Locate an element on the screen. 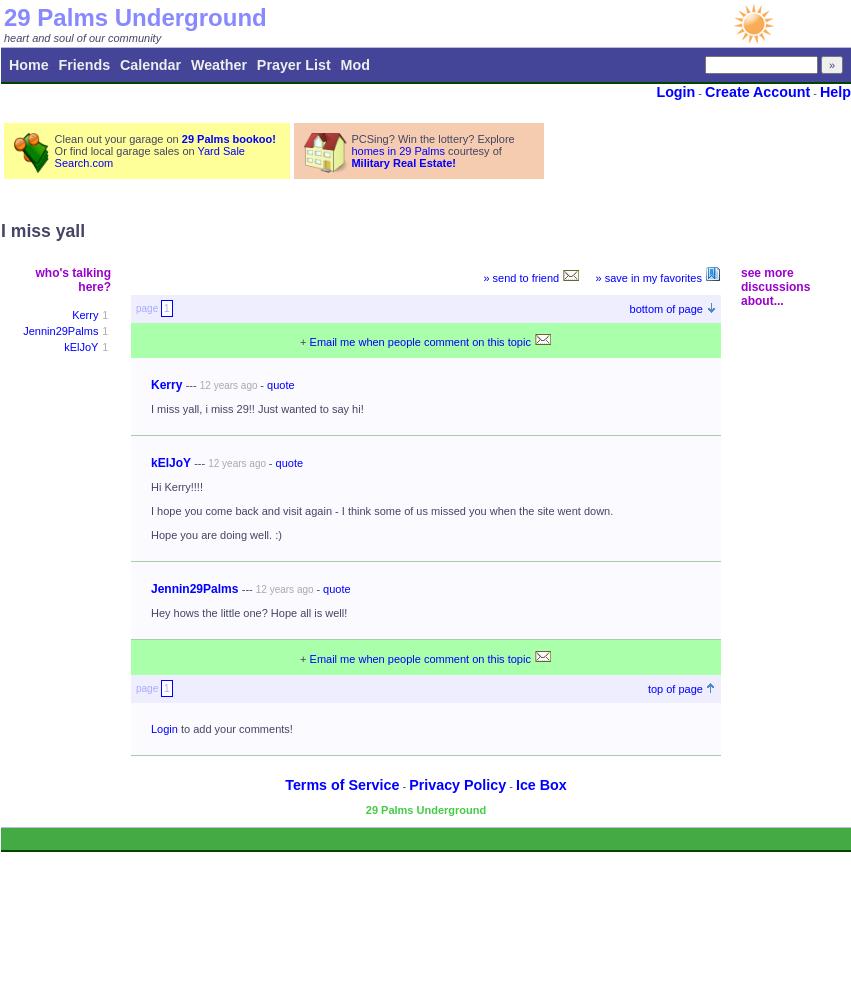 The image size is (851, 1000). 'bottom of page' is located at coordinates (667, 309).